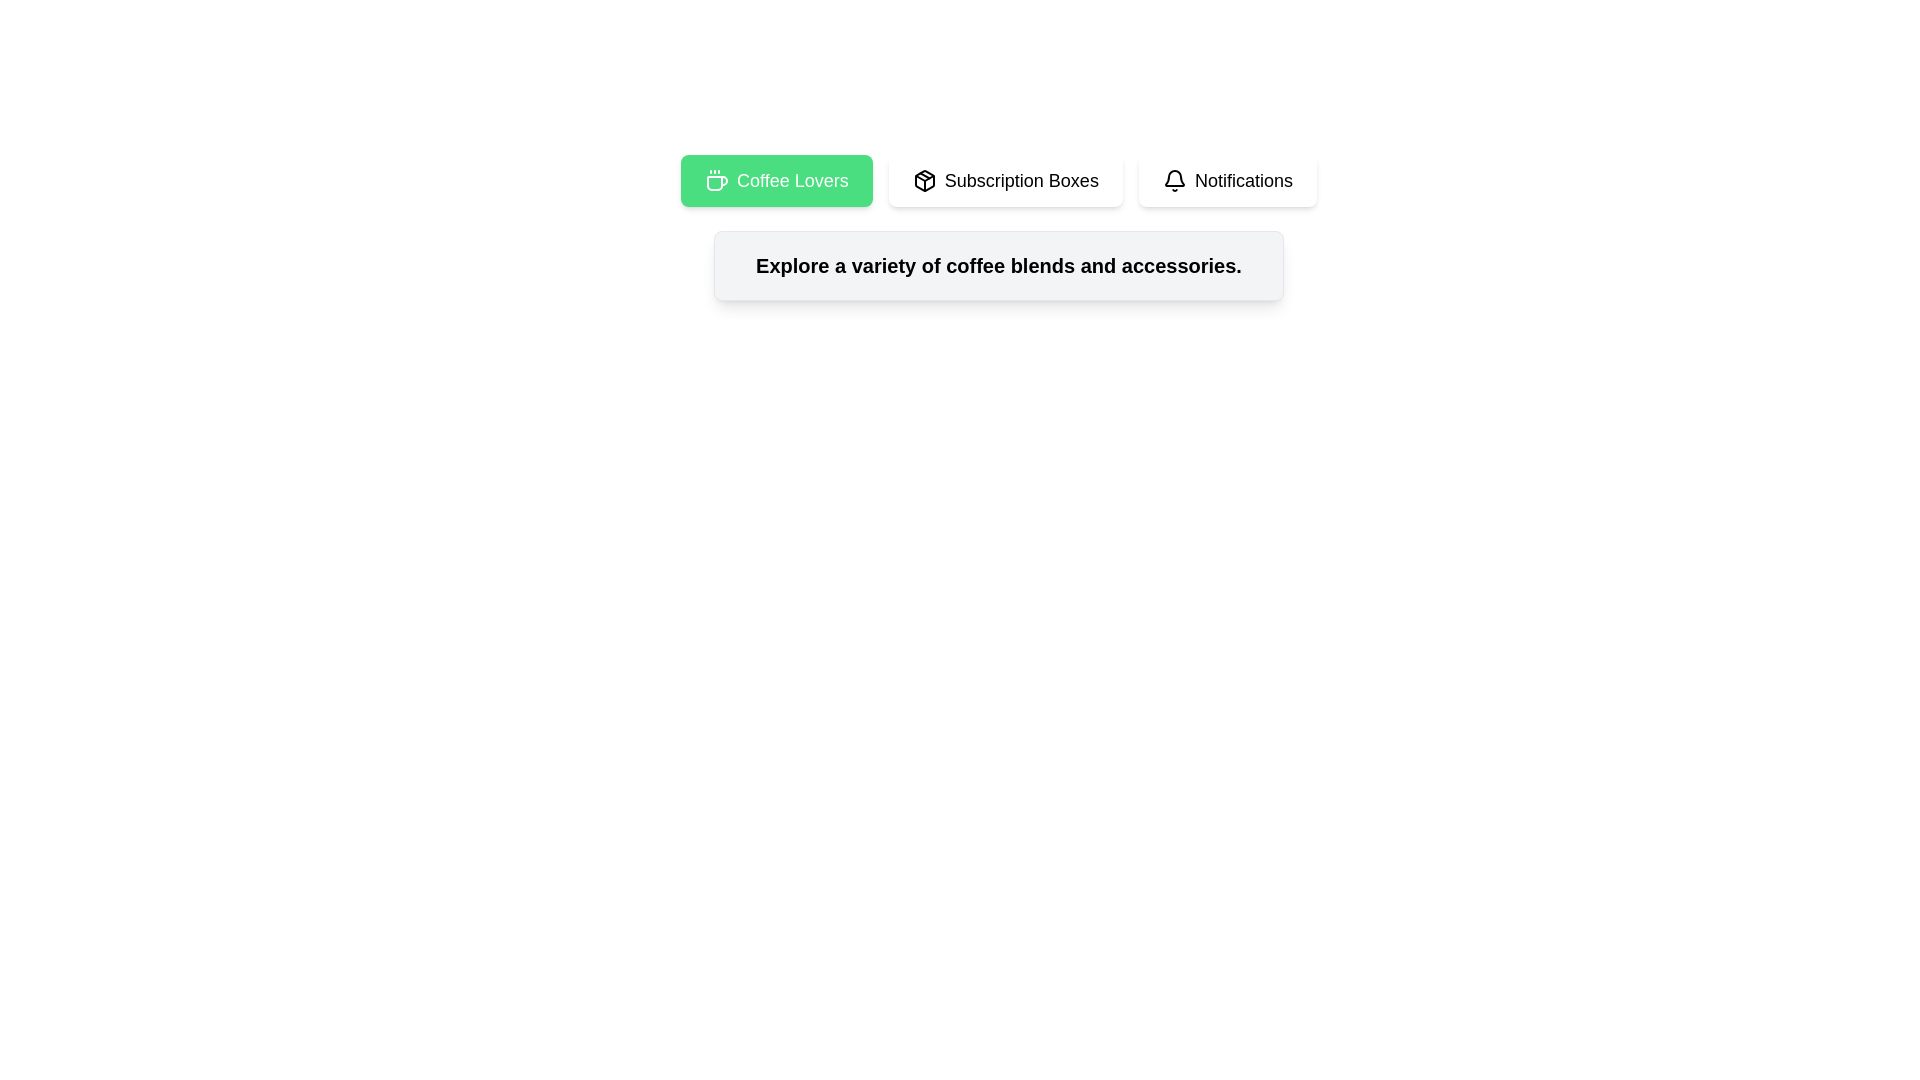  What do you see at coordinates (775, 181) in the screenshot?
I see `the 'Coffee Lovers' button, which is the first button in a horizontal group of buttons located in the upper-left section of the interface` at bounding box center [775, 181].